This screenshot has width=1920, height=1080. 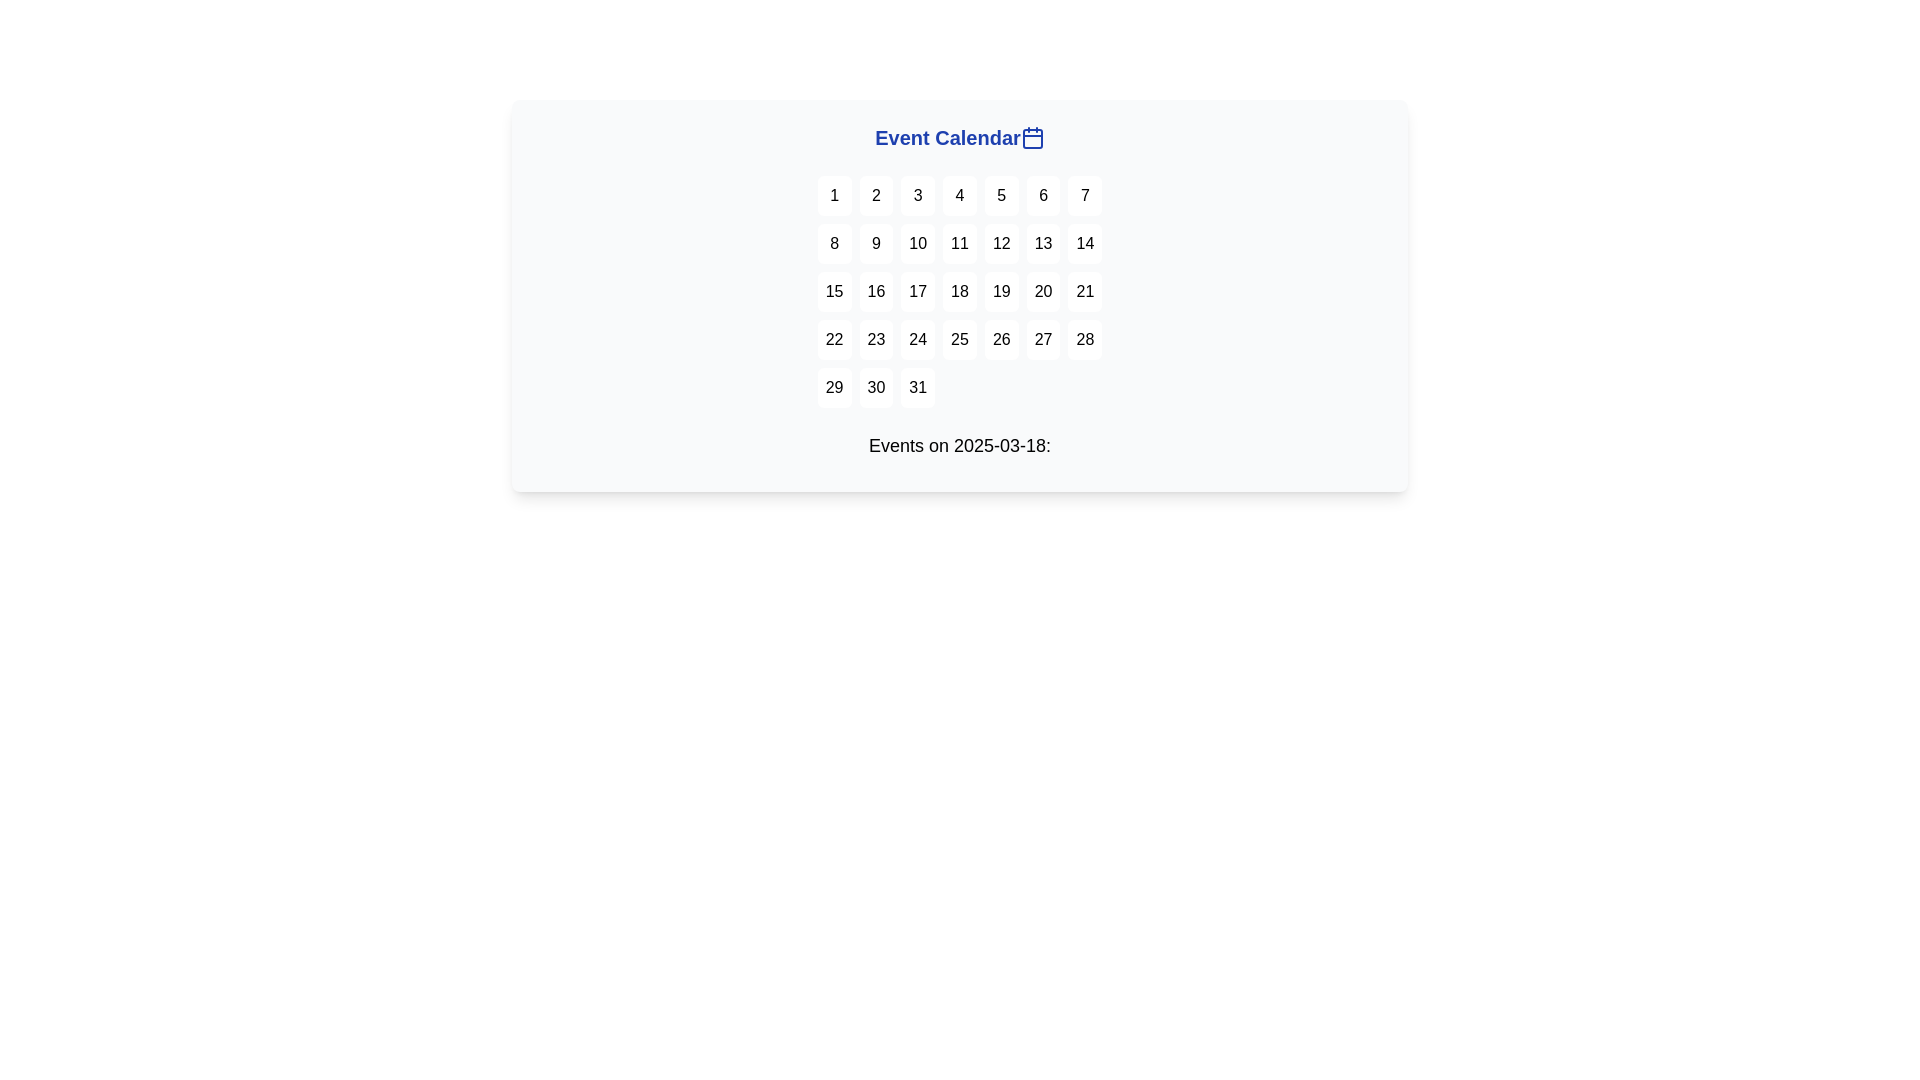 What do you see at coordinates (1042, 196) in the screenshot?
I see `the calendar day button located in the sixth position of the first row` at bounding box center [1042, 196].